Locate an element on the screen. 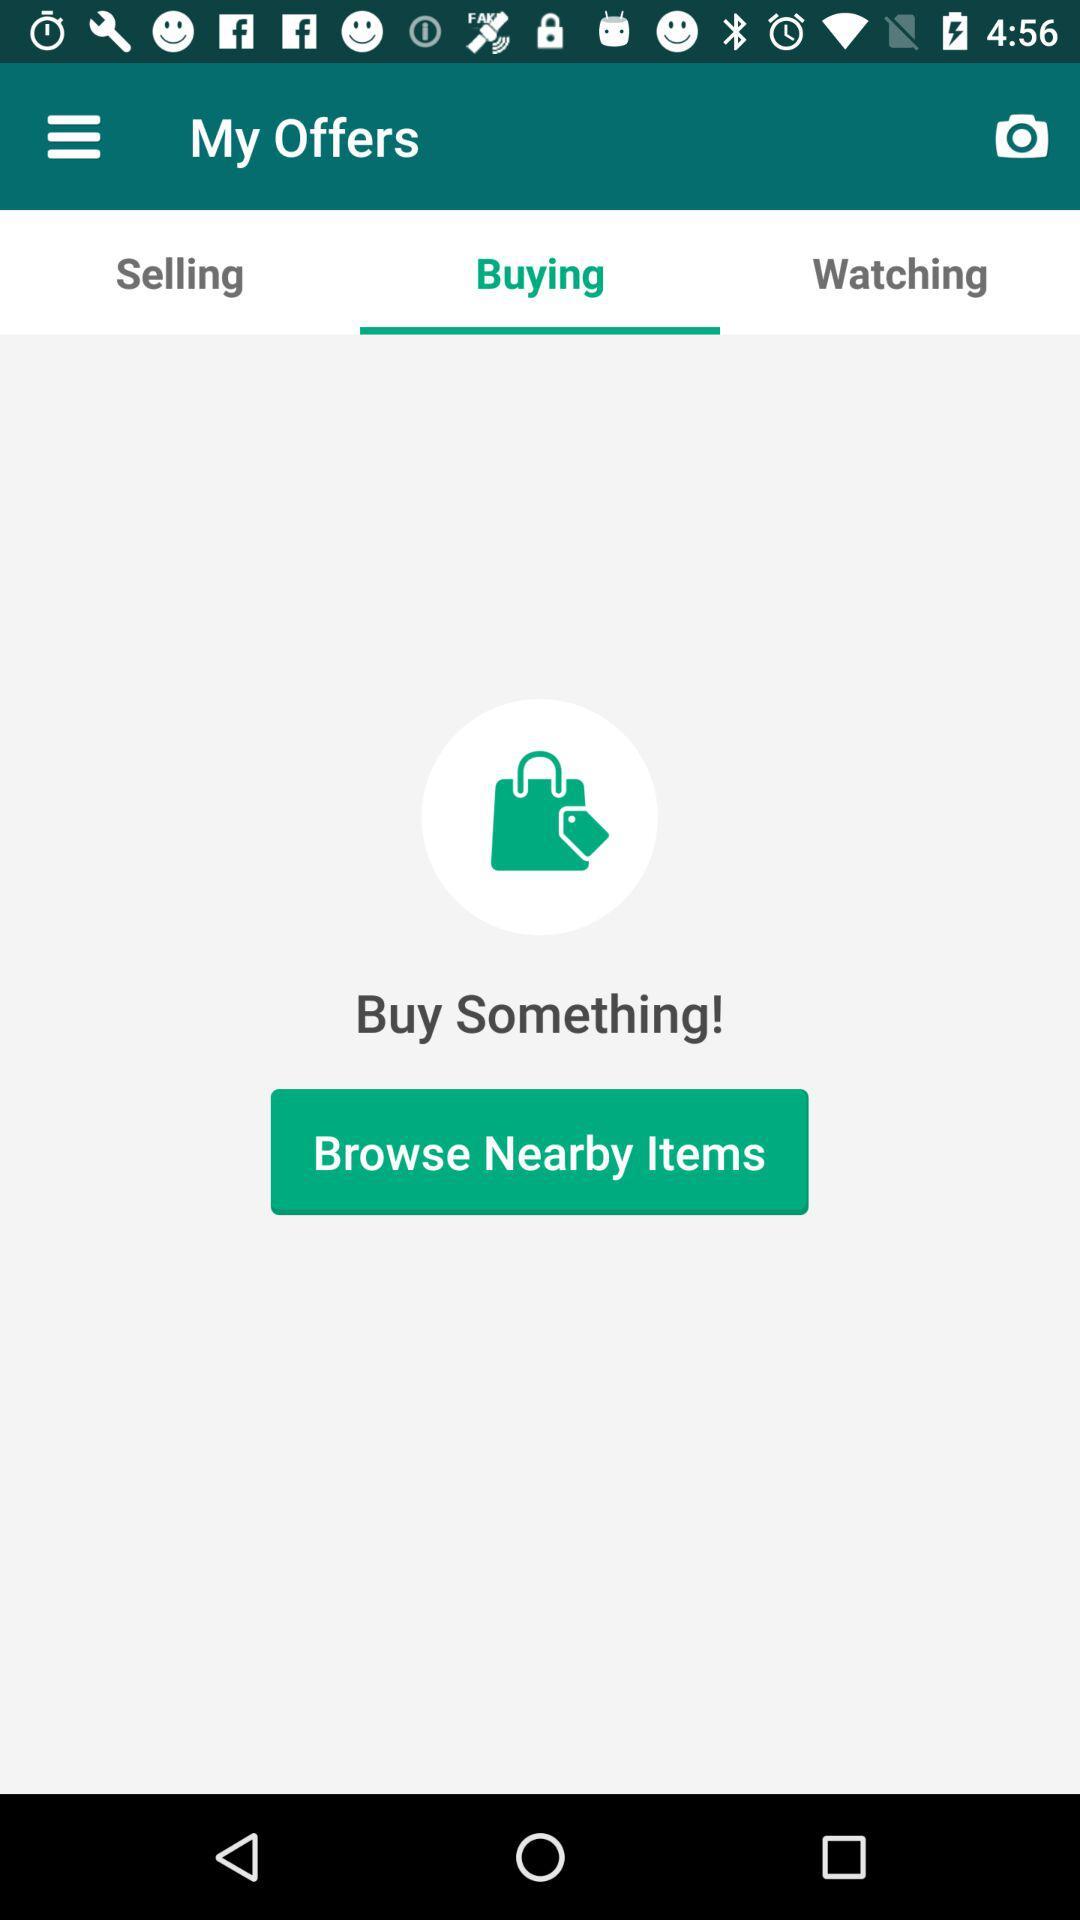 The image size is (1080, 1920). the browse nearby items item is located at coordinates (538, 1152).